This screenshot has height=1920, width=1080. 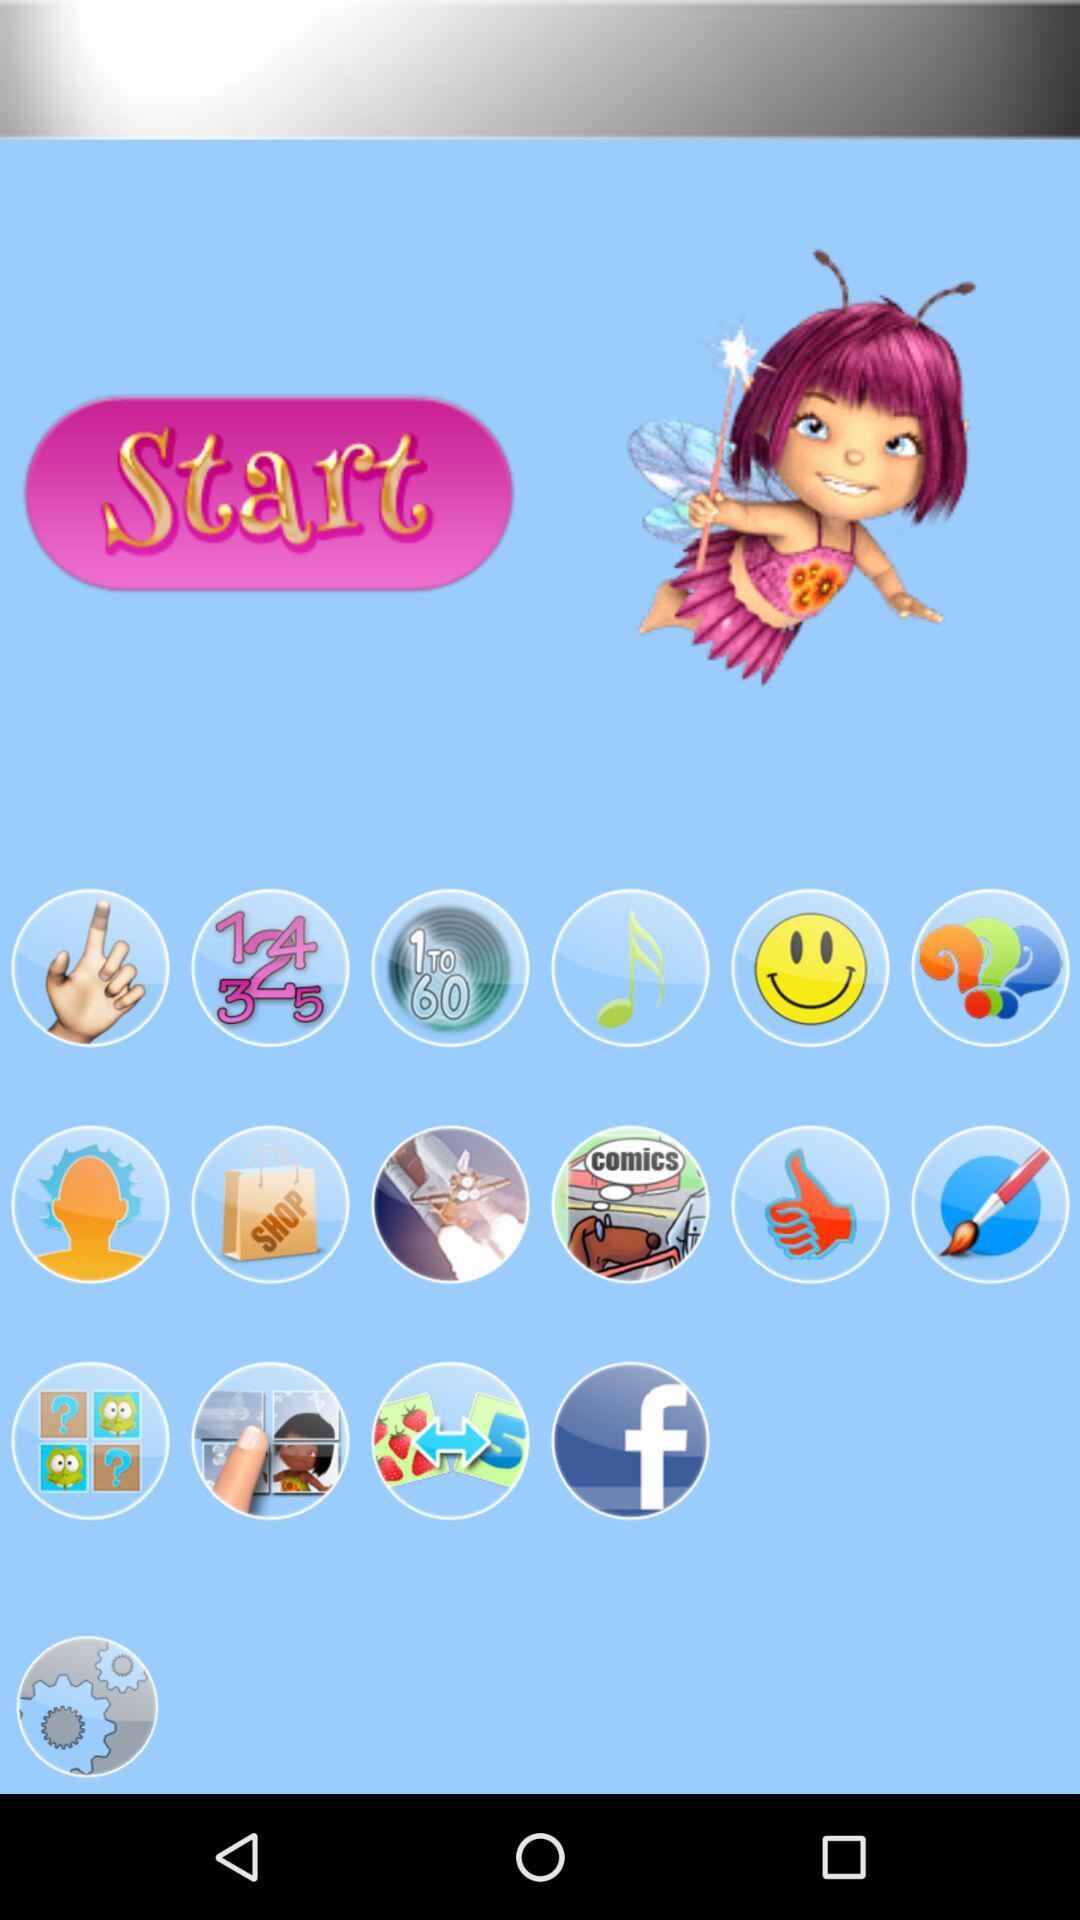 What do you see at coordinates (450, 1541) in the screenshot?
I see `the emoji icon` at bounding box center [450, 1541].